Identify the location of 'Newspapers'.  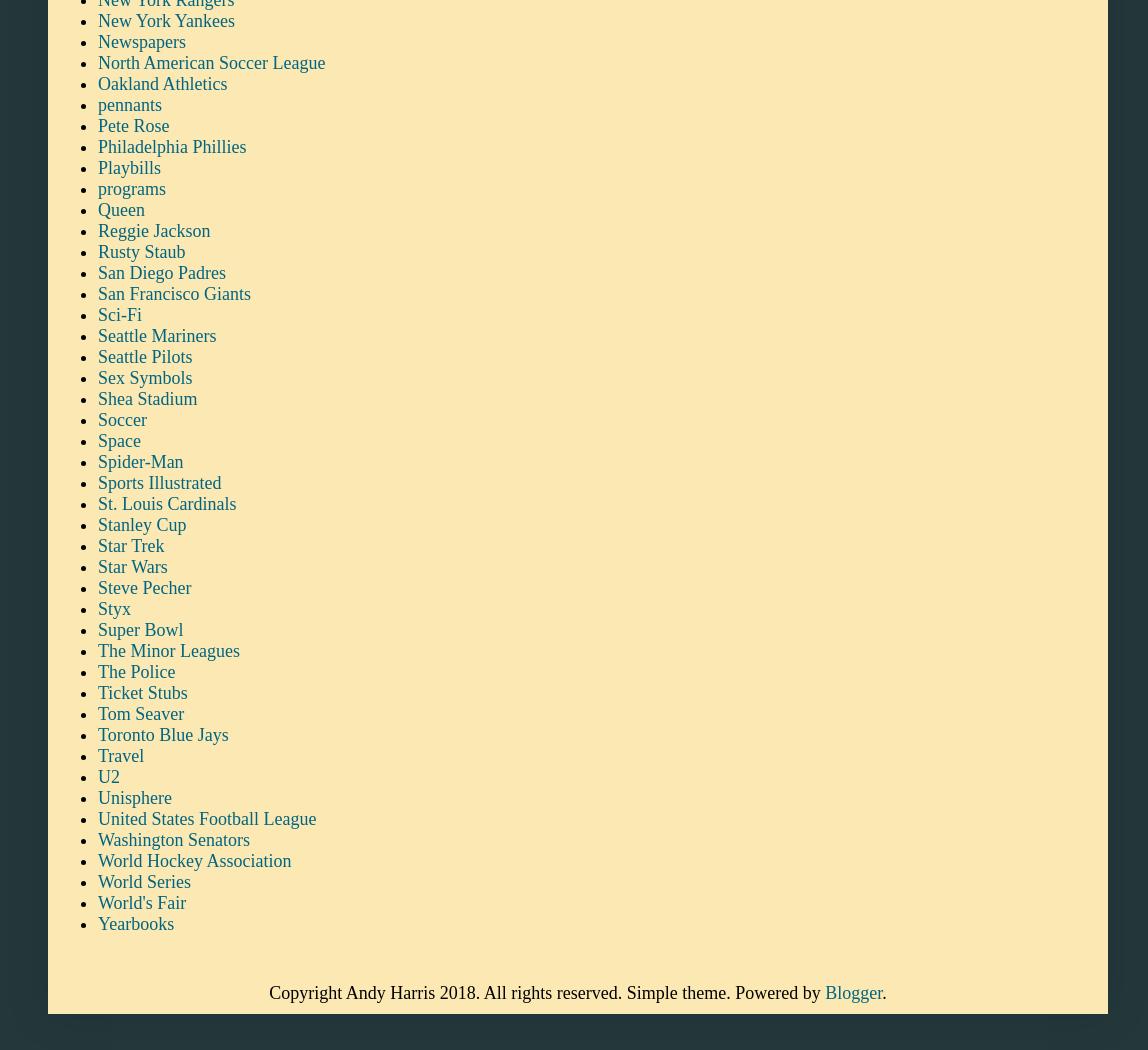
(141, 39).